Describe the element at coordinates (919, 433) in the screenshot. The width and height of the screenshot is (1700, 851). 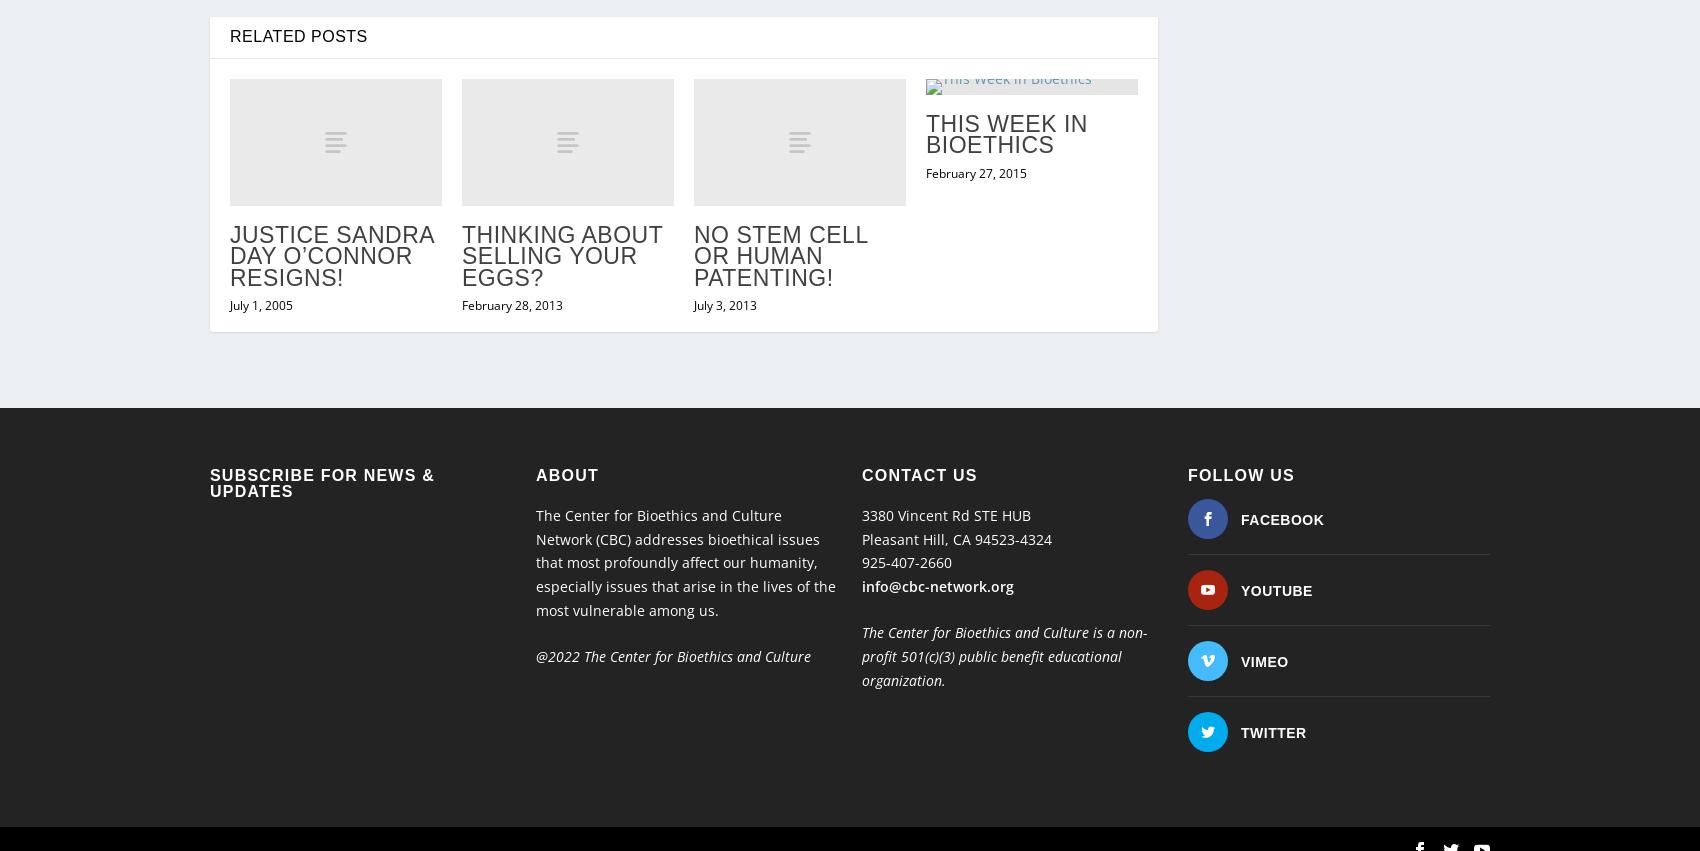
I see `'Contact Us'` at that location.